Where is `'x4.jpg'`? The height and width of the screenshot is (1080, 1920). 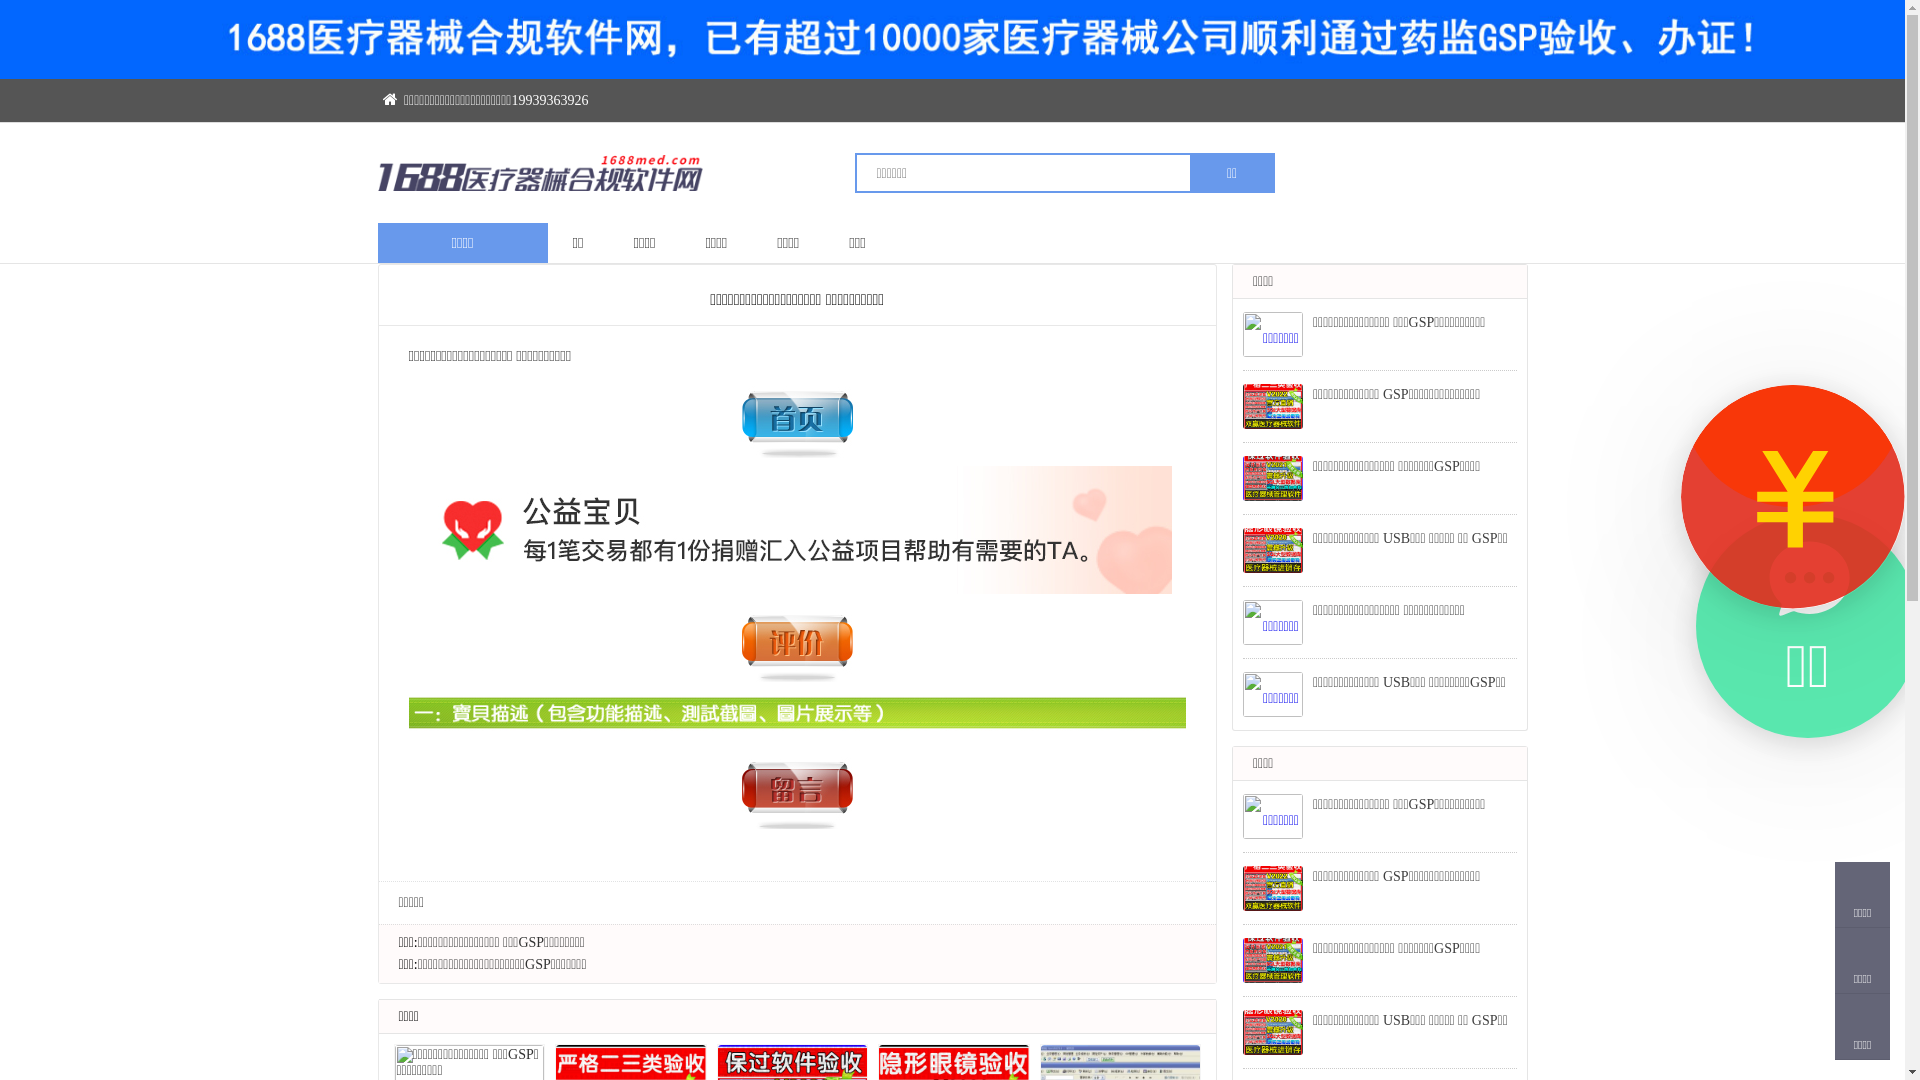 'x4.jpg' is located at coordinates (795, 641).